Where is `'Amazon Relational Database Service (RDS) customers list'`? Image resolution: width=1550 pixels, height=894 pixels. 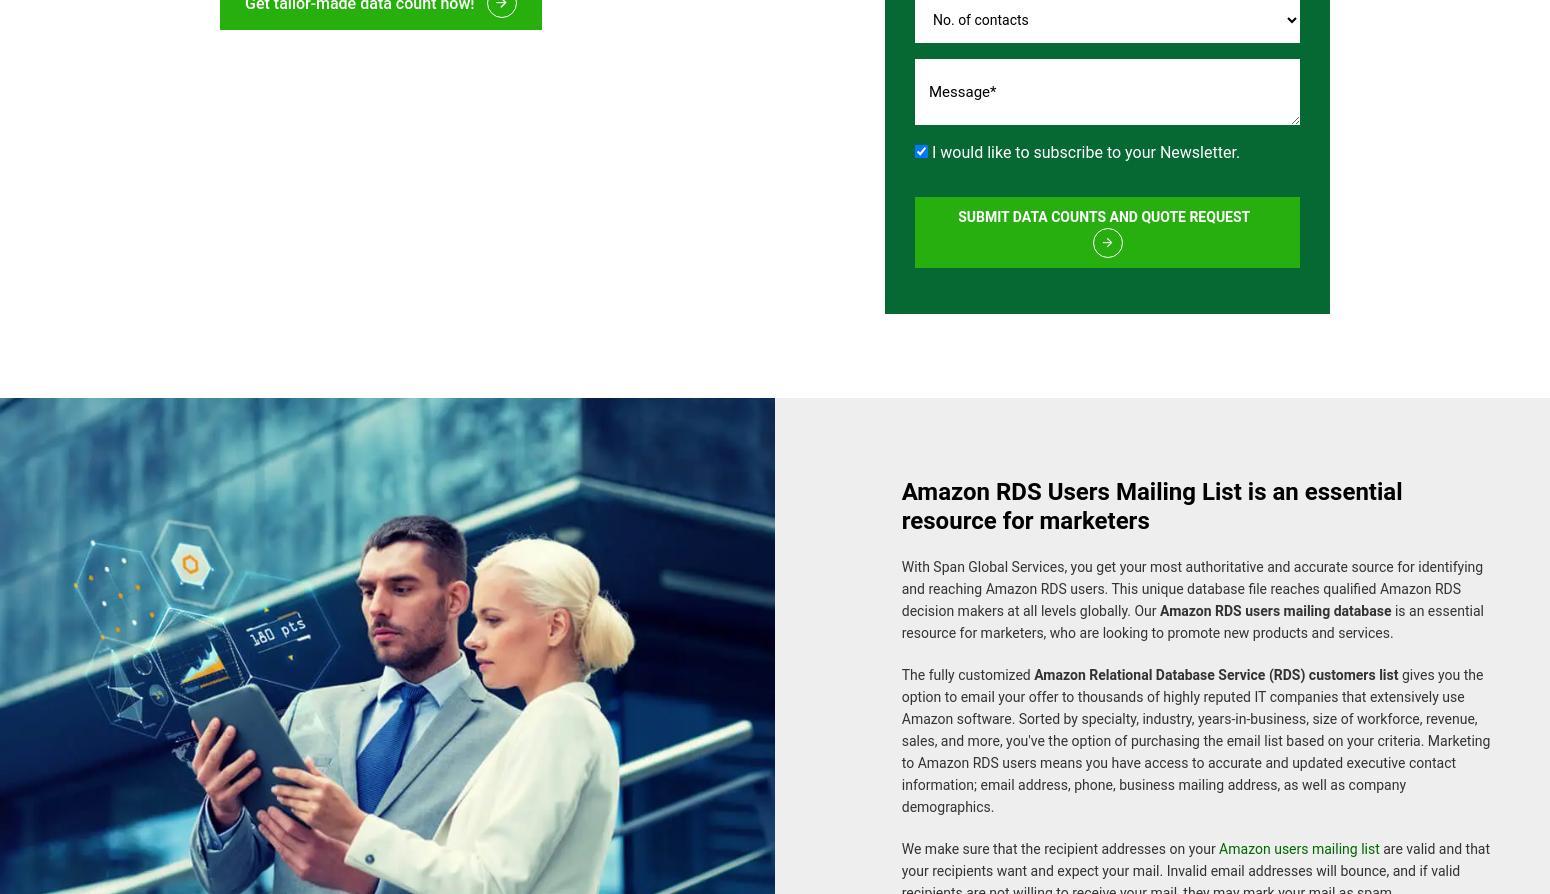 'Amazon Relational Database Service (RDS) customers list' is located at coordinates (1215, 663).